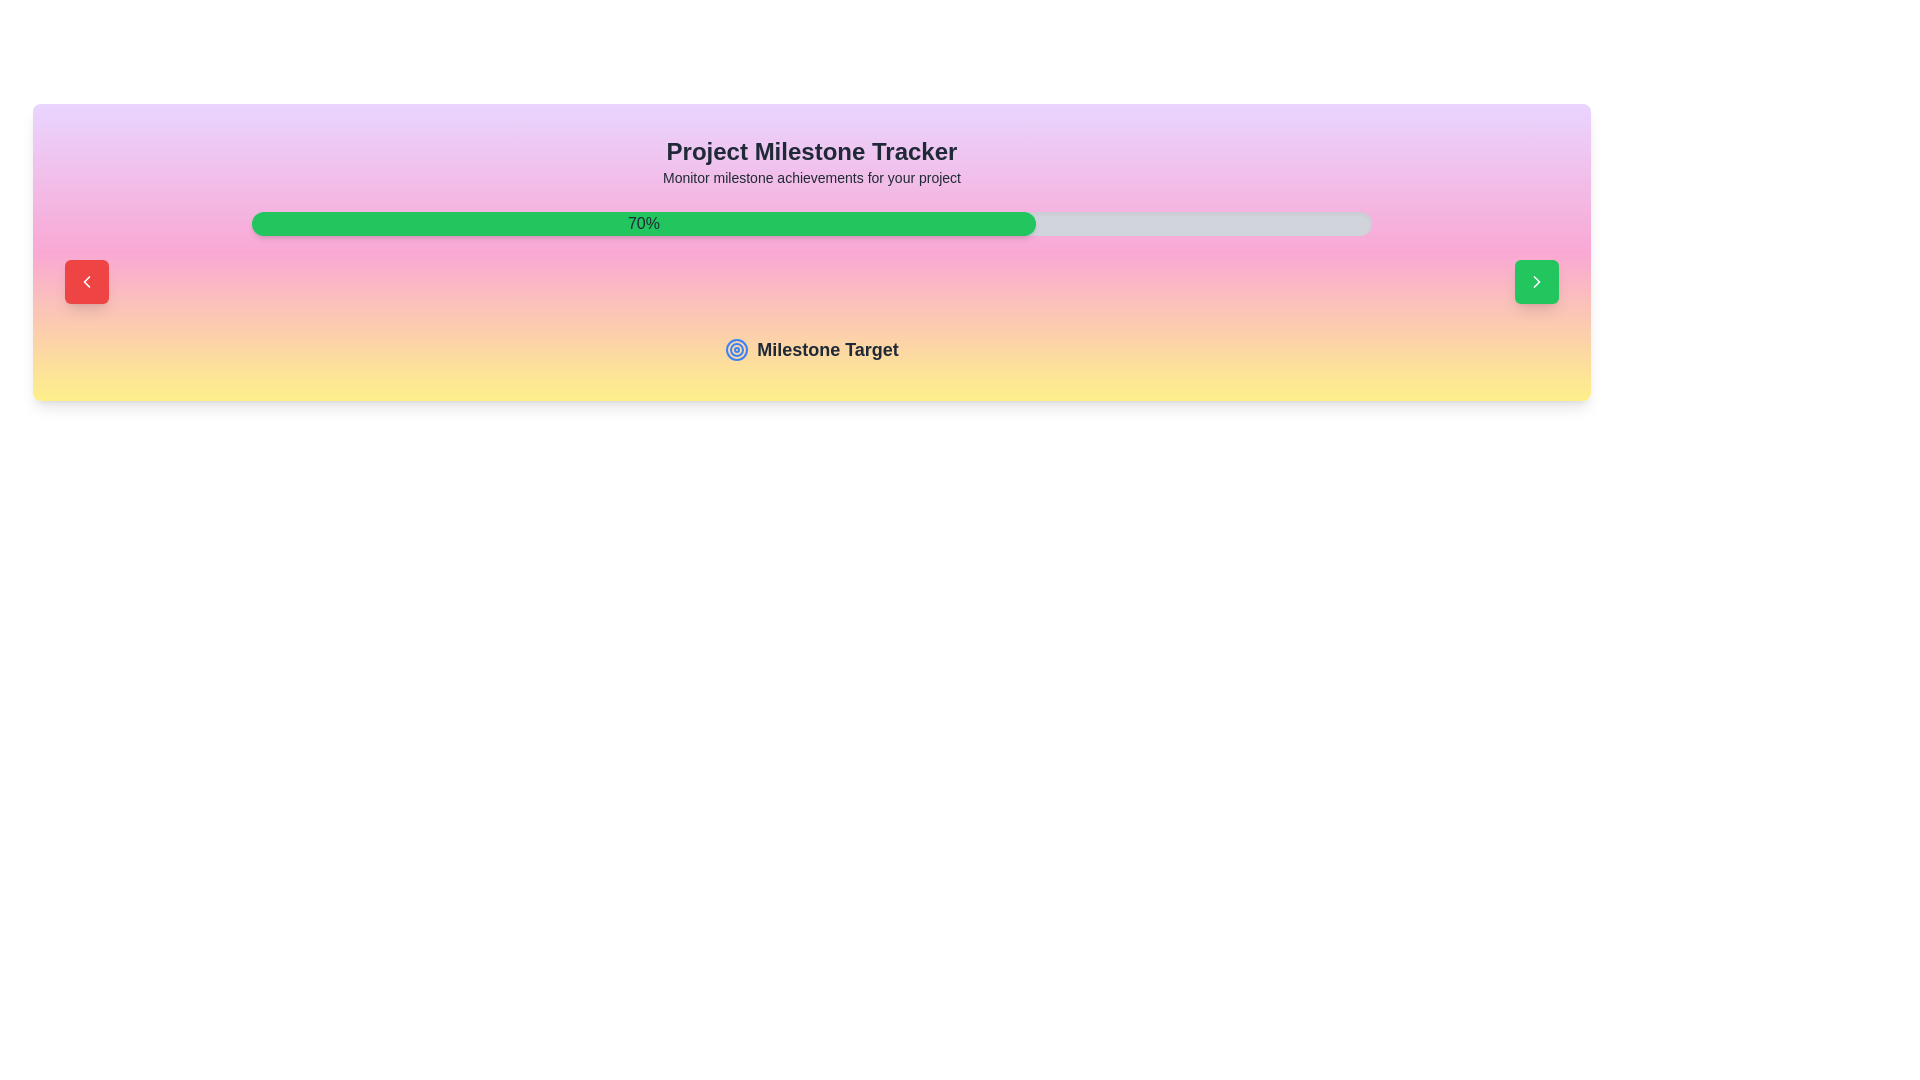 This screenshot has height=1080, width=1920. What do you see at coordinates (643, 223) in the screenshot?
I see `the Progress Indicator that visually represents a completion level of 70%` at bounding box center [643, 223].